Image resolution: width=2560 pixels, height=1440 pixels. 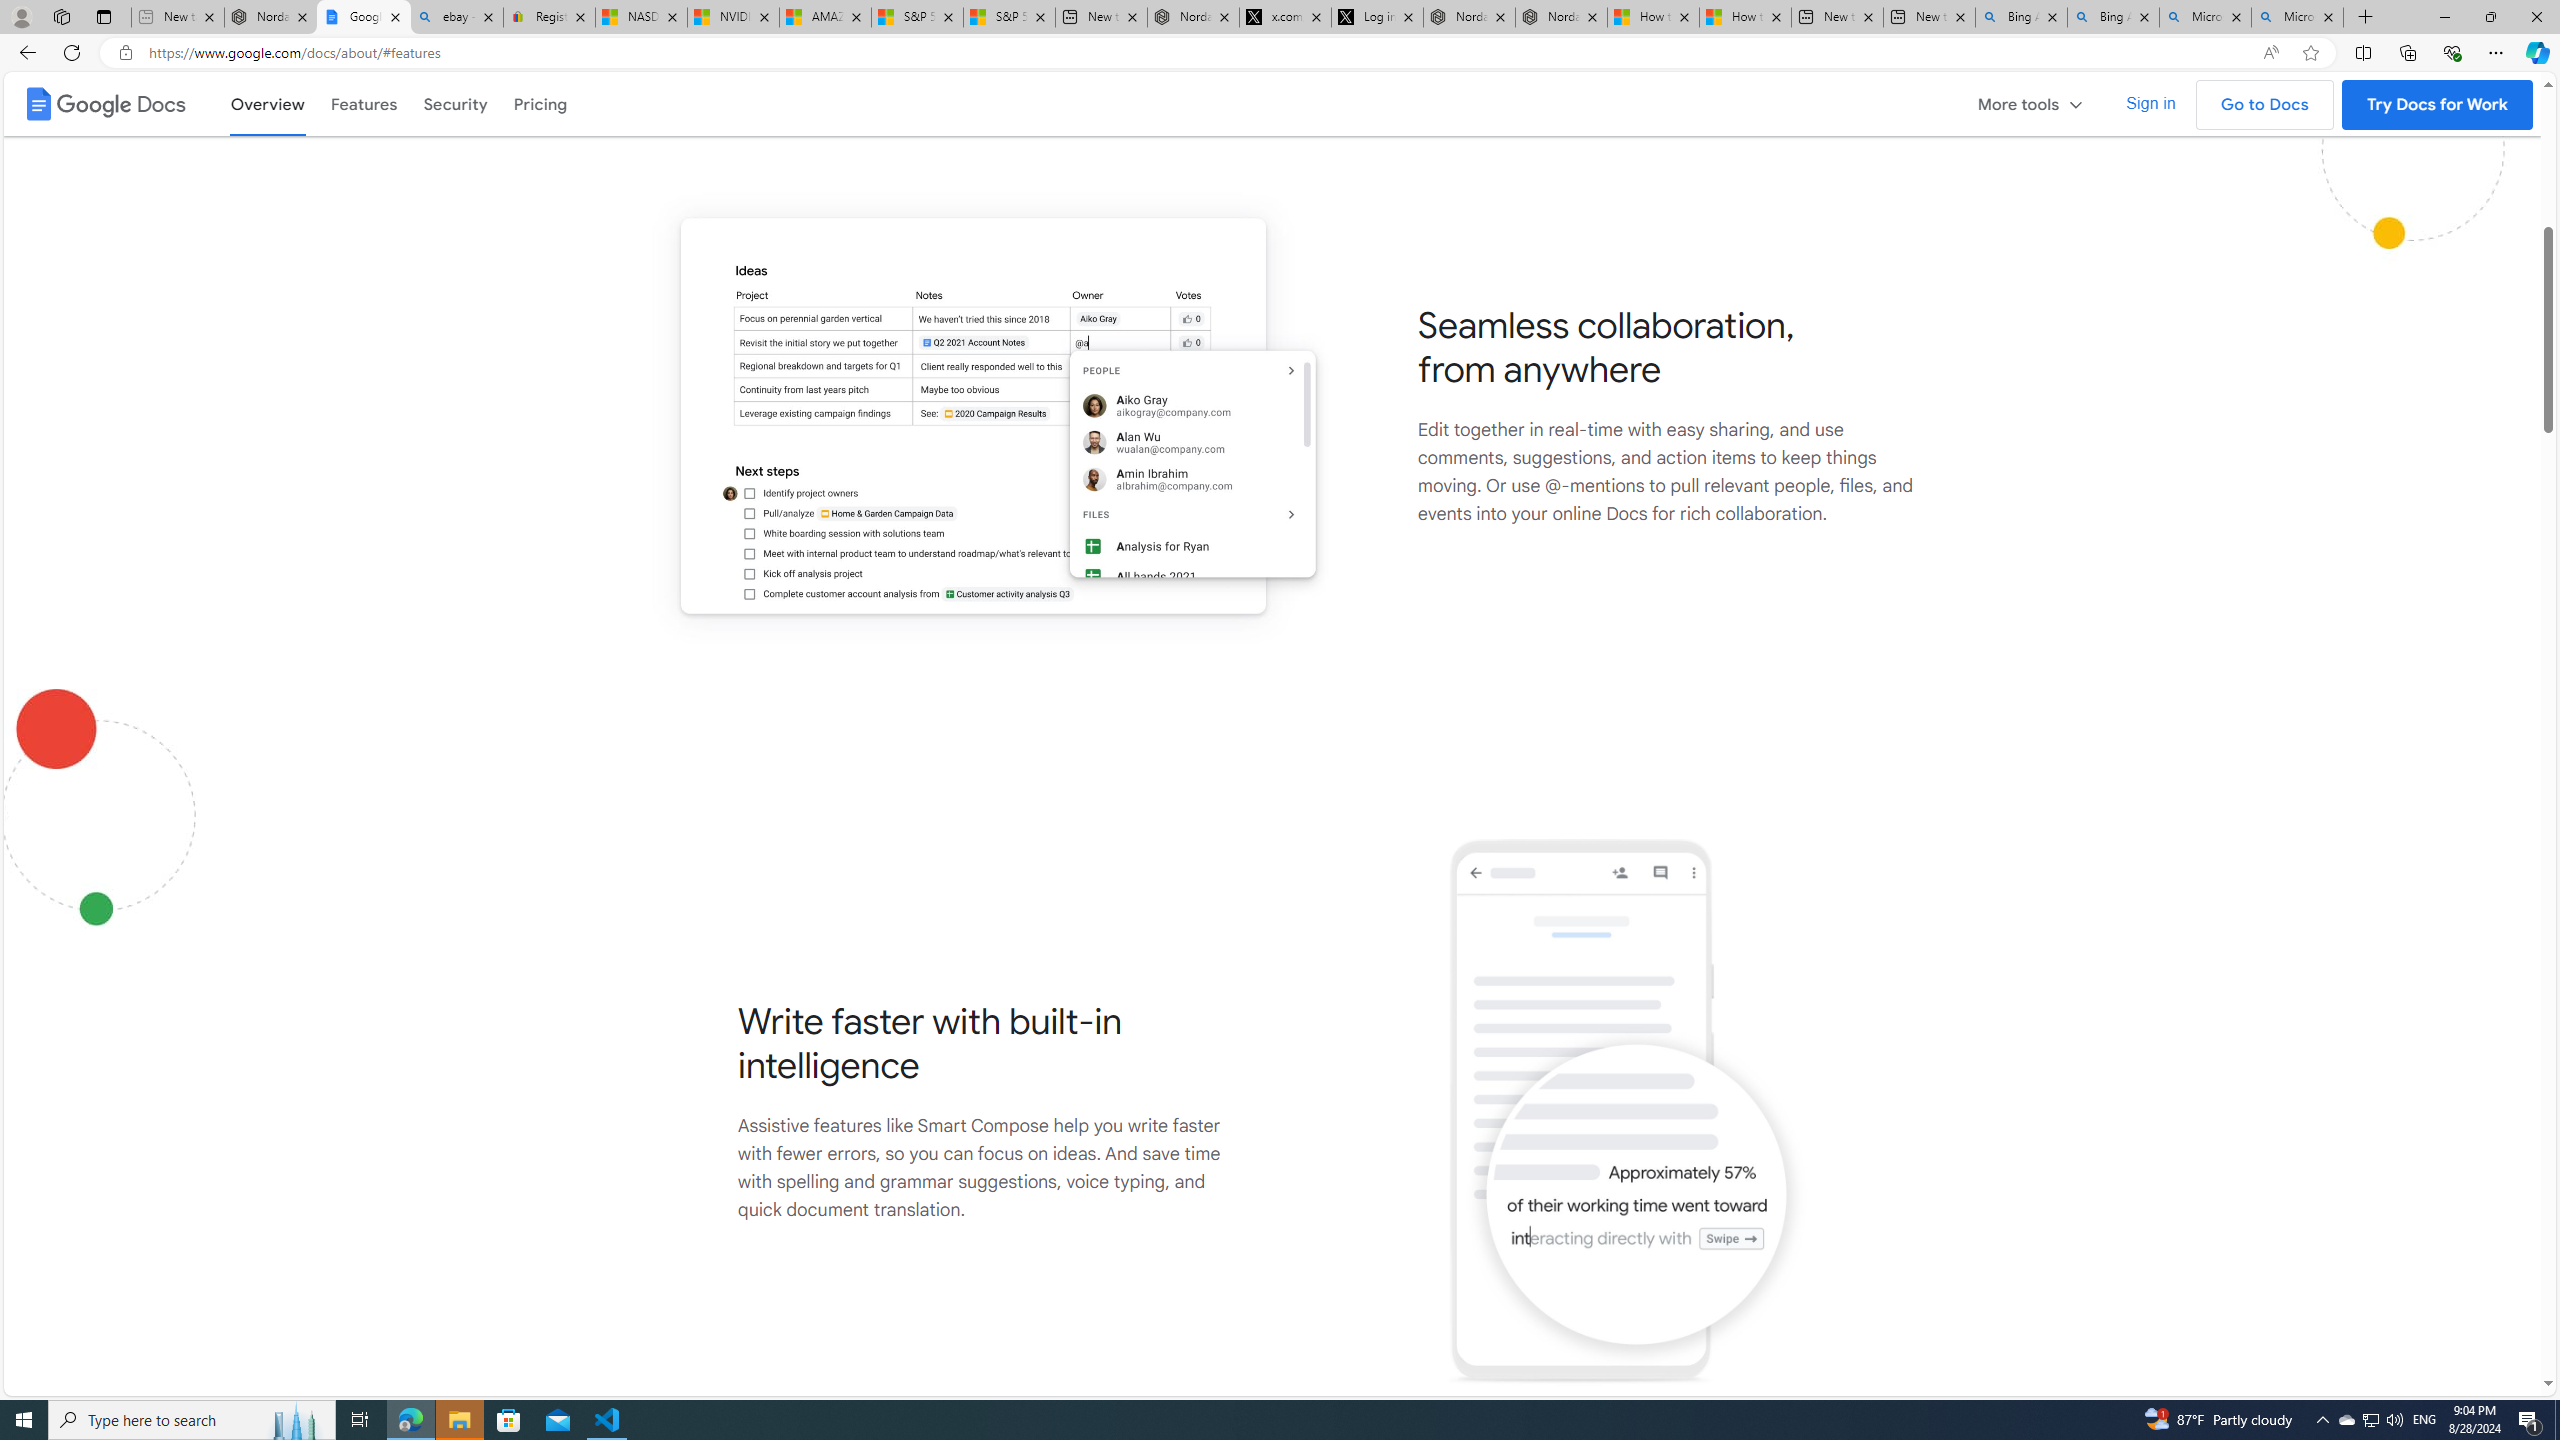 What do you see at coordinates (456, 16) in the screenshot?
I see `'ebay - Search'` at bounding box center [456, 16].